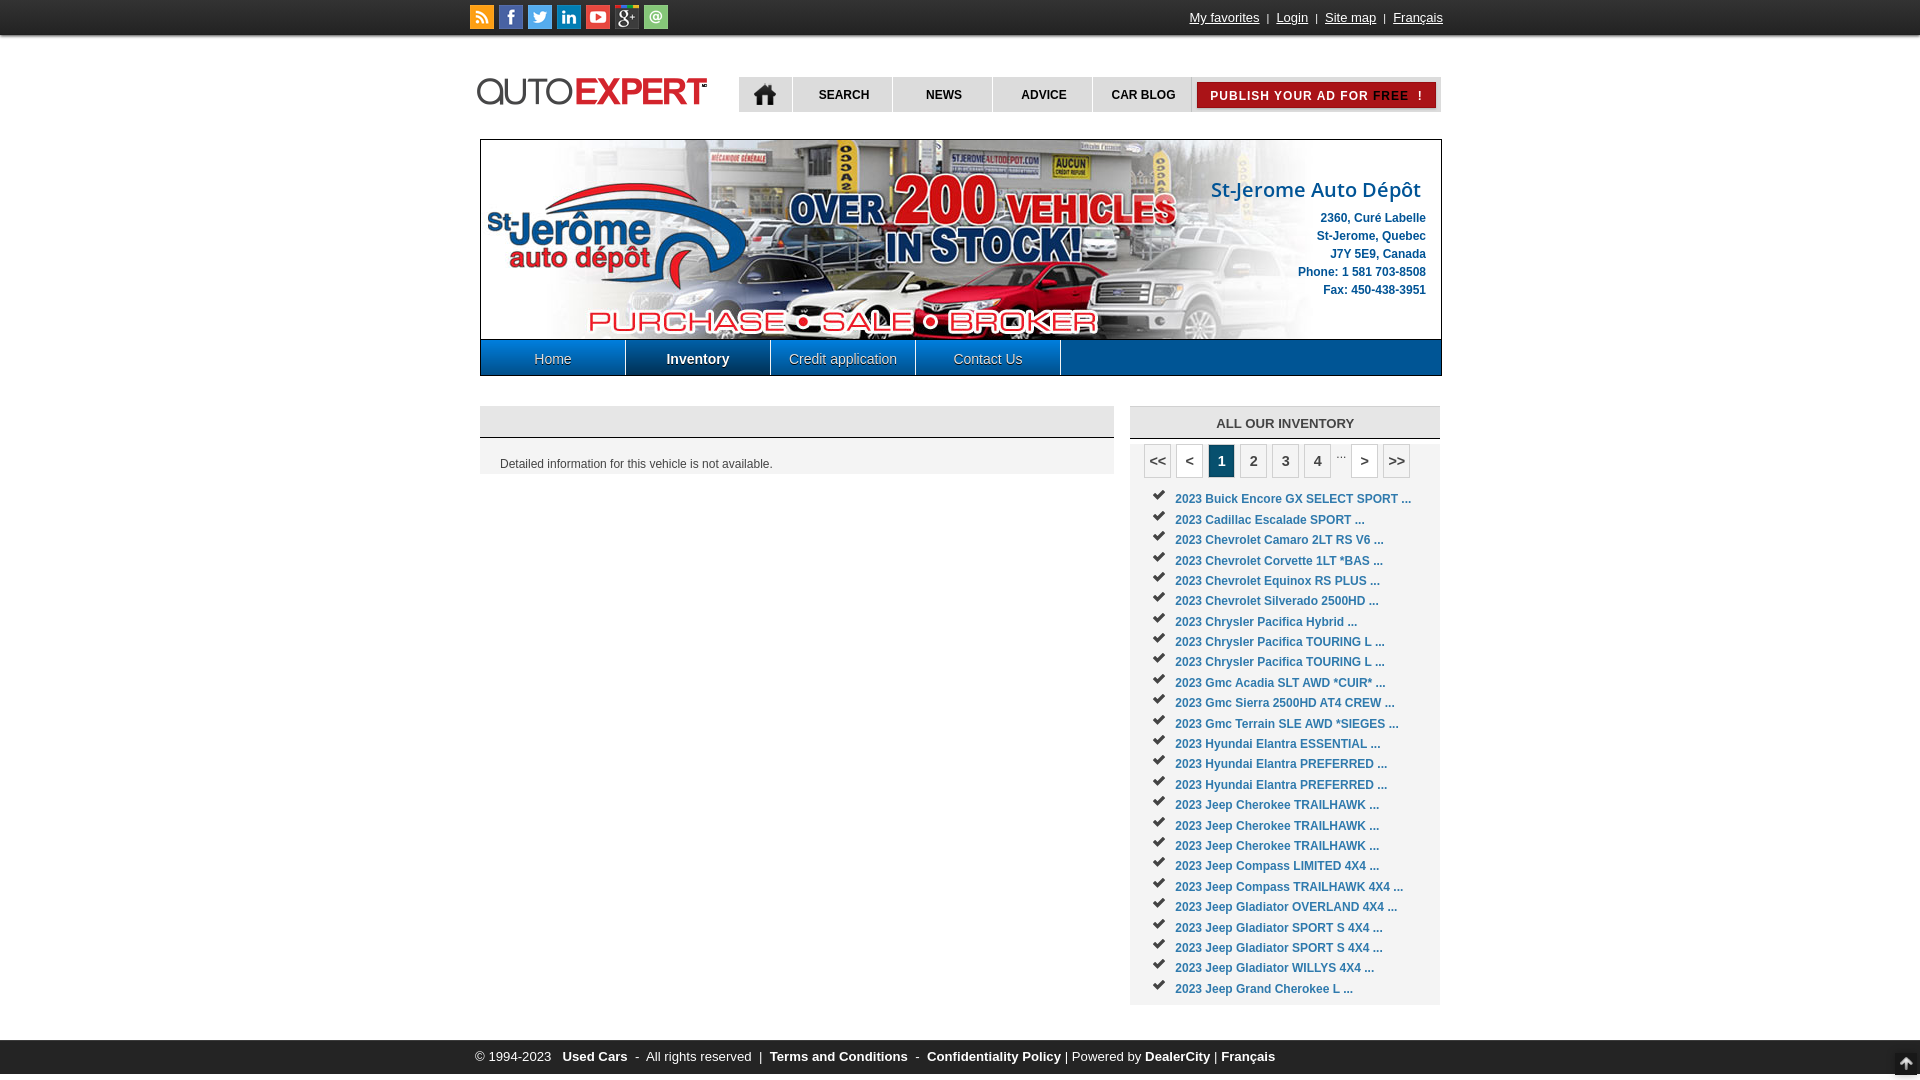 Image resolution: width=1920 pixels, height=1080 pixels. I want to click on '<', so click(1189, 461).